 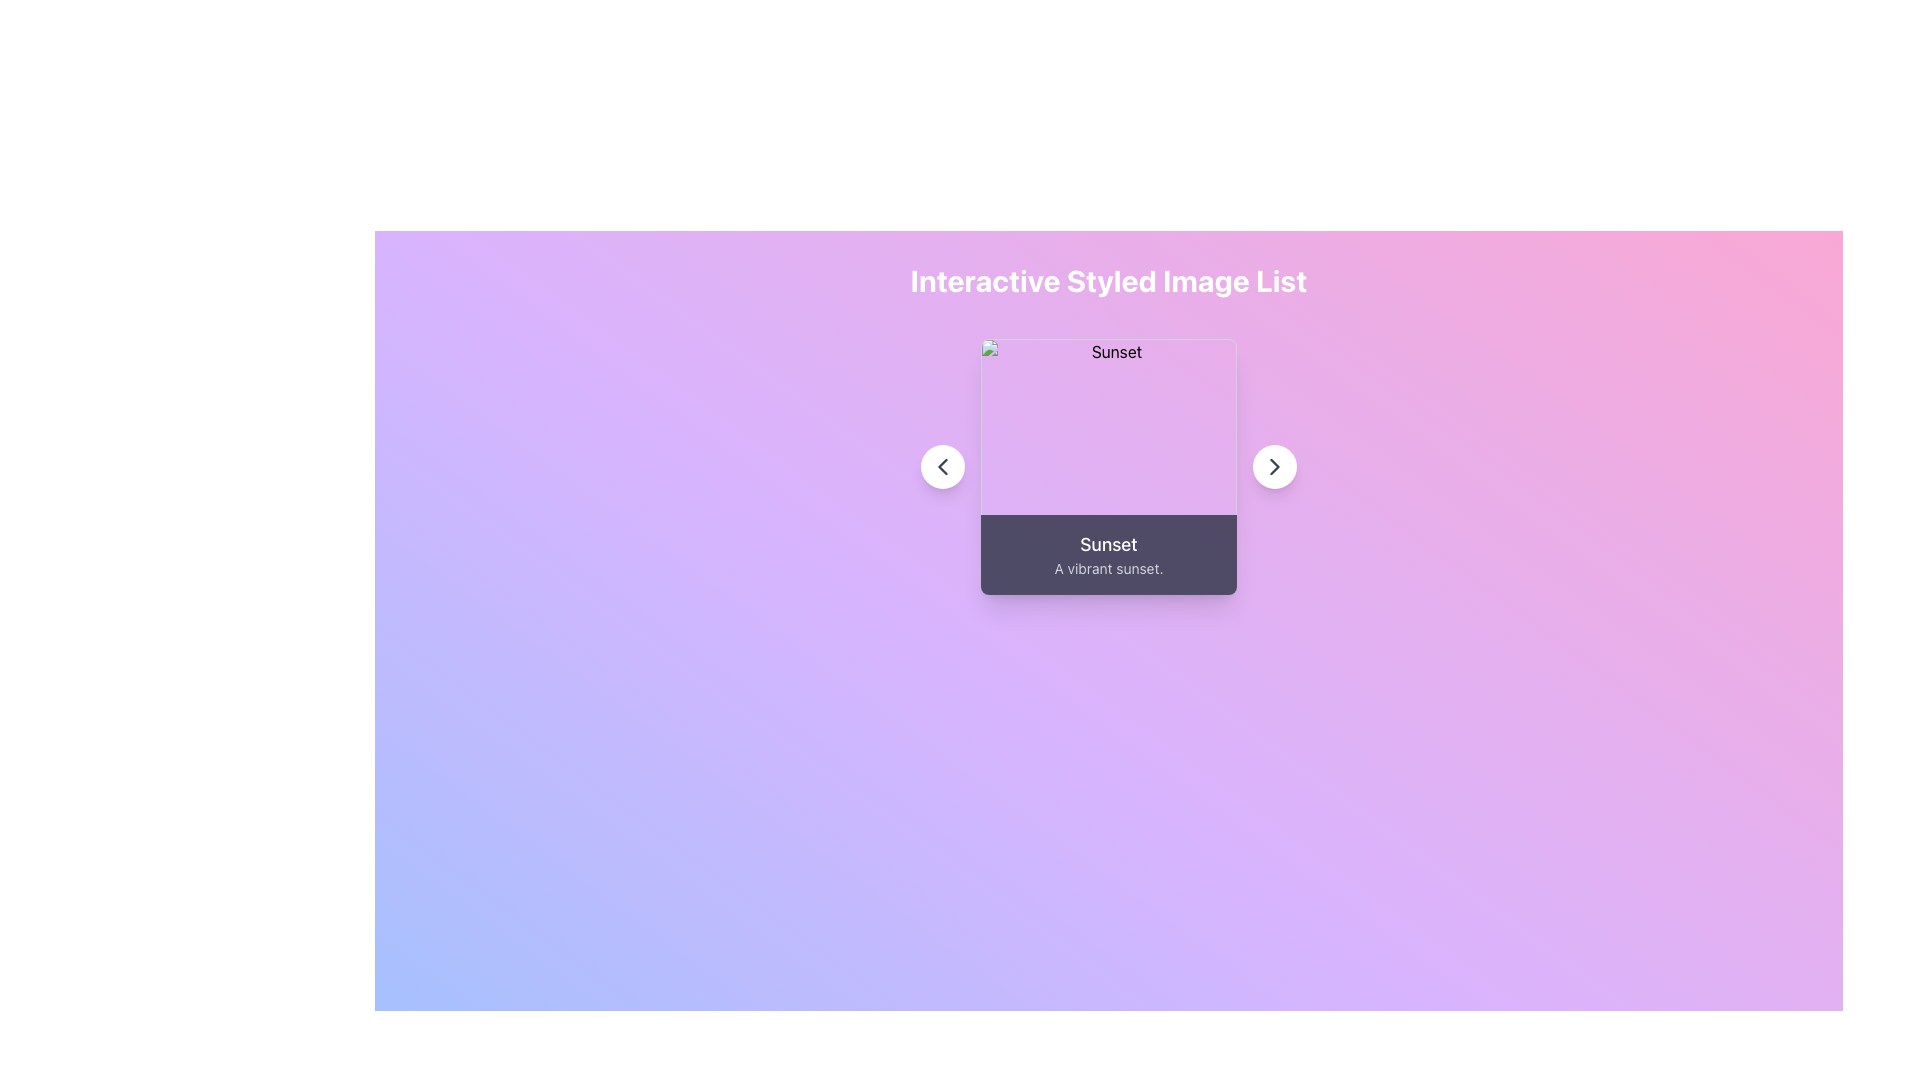 I want to click on the rightward arrow navigation button located within a circular button at the right edge of the 'Sunset' card to receive feedback or focus, so click(x=1274, y=466).